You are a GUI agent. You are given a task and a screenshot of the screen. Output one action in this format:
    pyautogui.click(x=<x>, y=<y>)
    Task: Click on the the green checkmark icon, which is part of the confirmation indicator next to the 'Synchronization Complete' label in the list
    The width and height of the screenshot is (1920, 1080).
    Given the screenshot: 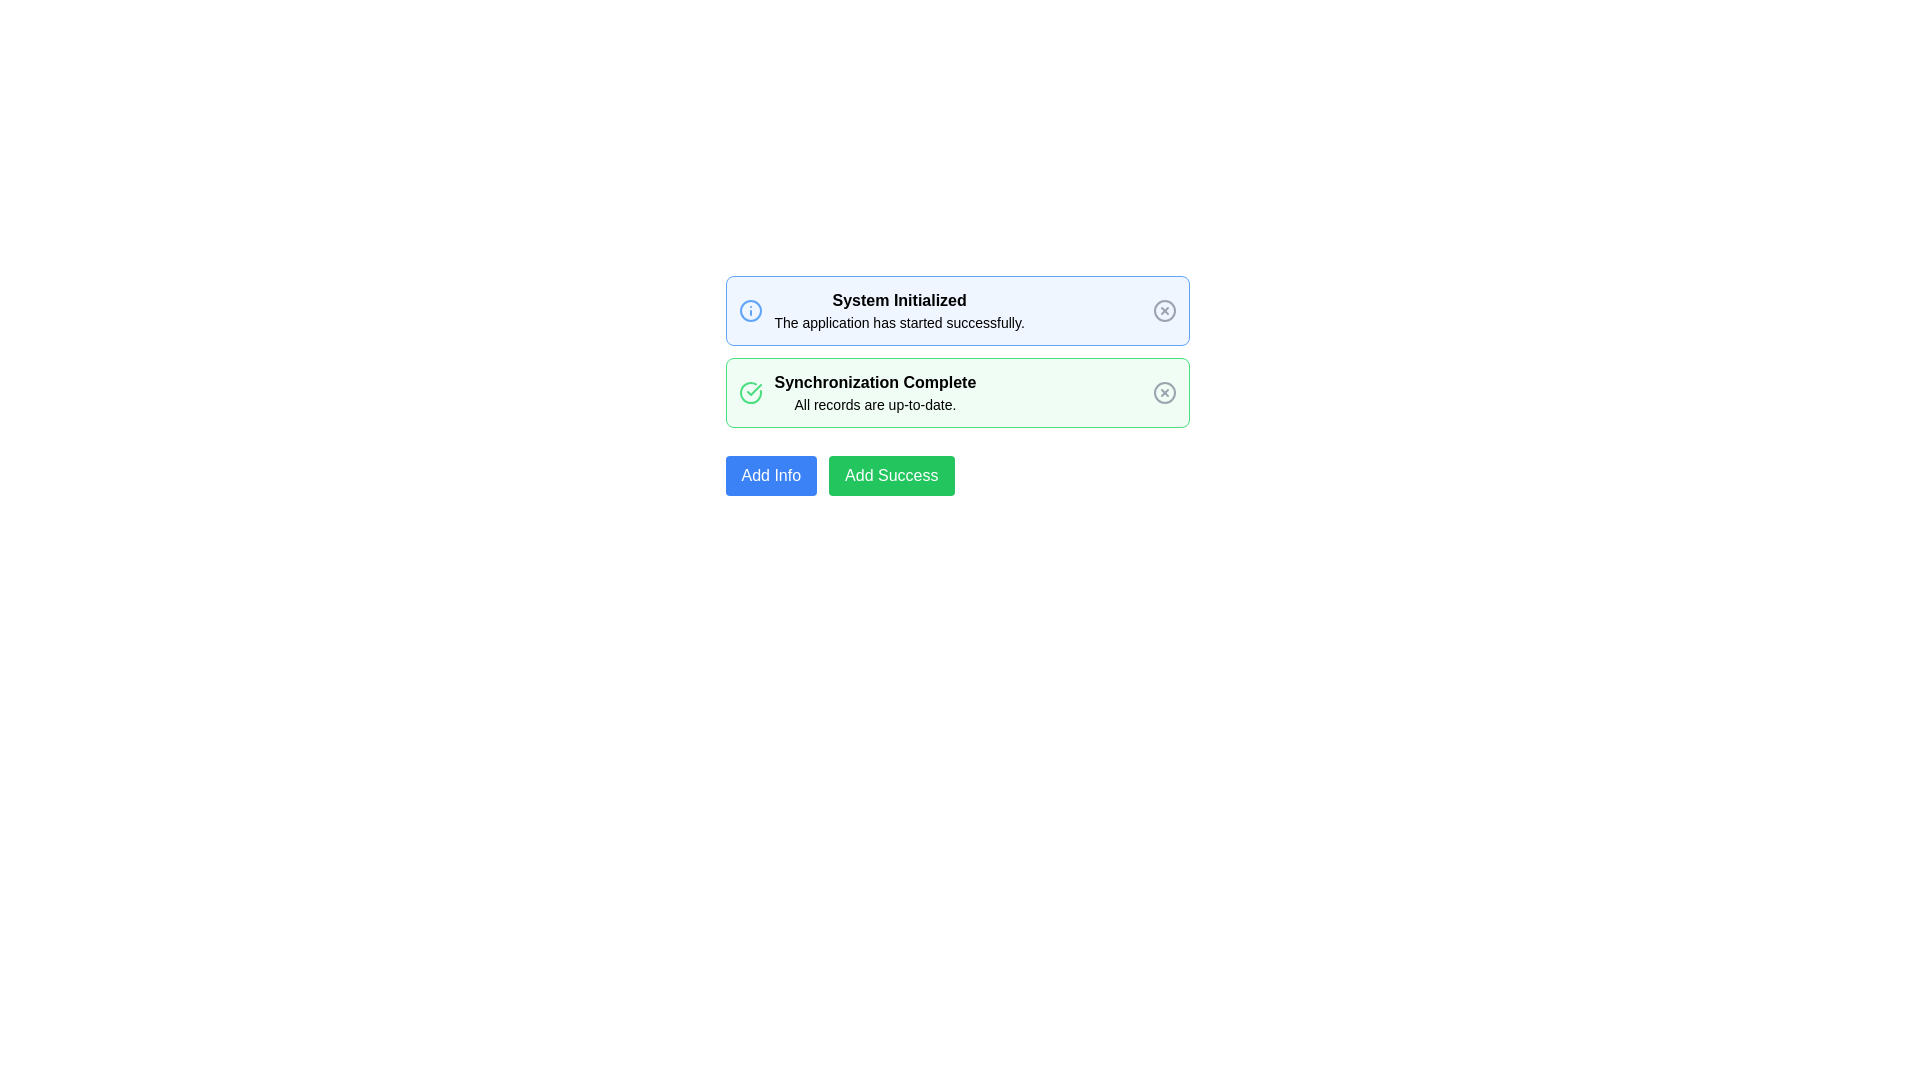 What is the action you would take?
    pyautogui.click(x=752, y=389)
    